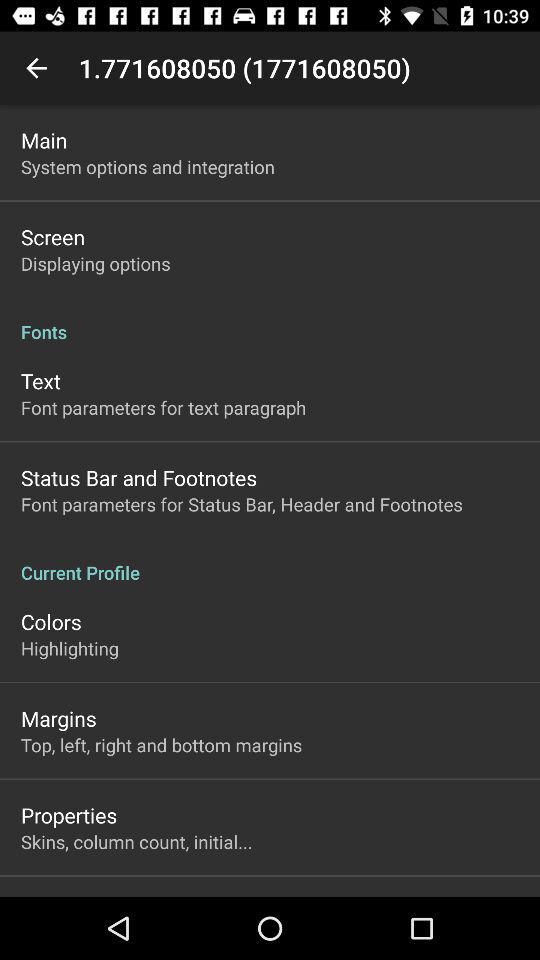  What do you see at coordinates (44, 139) in the screenshot?
I see `the main icon` at bounding box center [44, 139].